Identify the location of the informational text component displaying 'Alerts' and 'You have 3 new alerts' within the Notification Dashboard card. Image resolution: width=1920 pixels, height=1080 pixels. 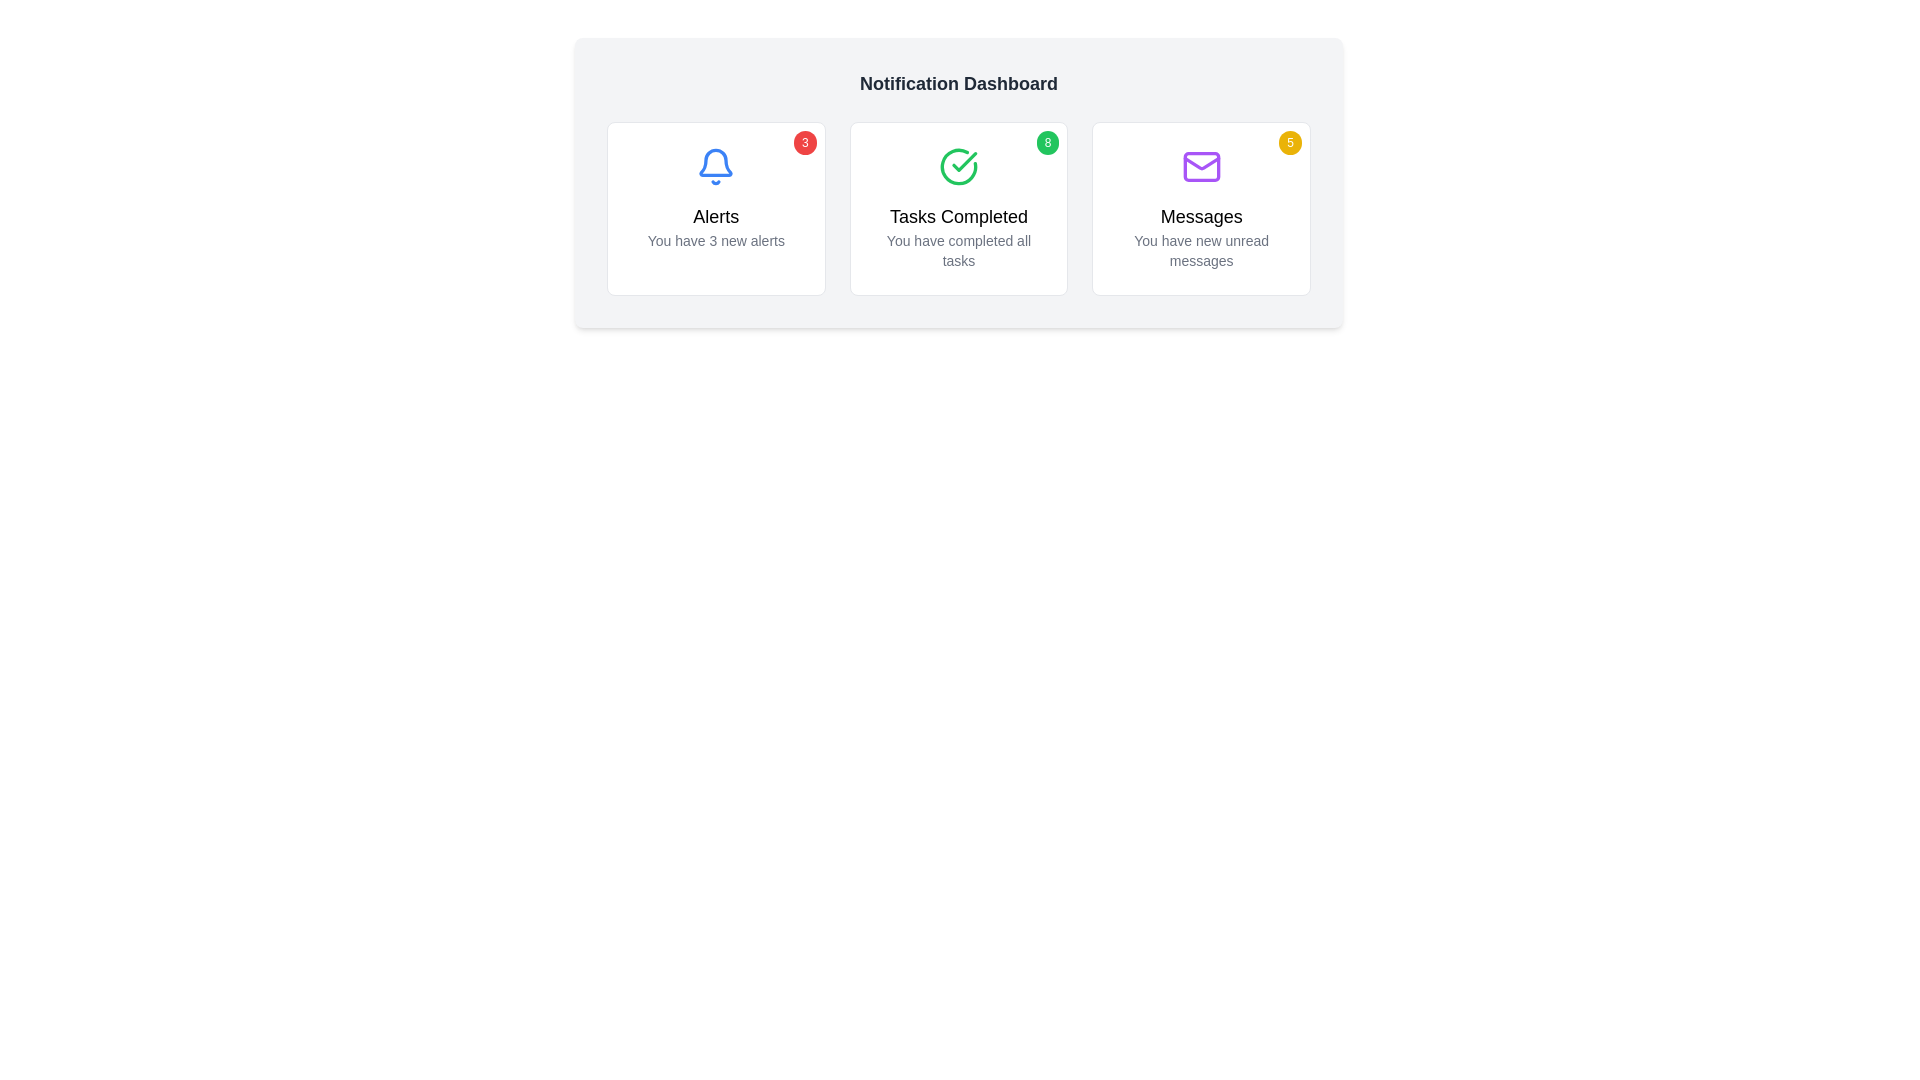
(716, 226).